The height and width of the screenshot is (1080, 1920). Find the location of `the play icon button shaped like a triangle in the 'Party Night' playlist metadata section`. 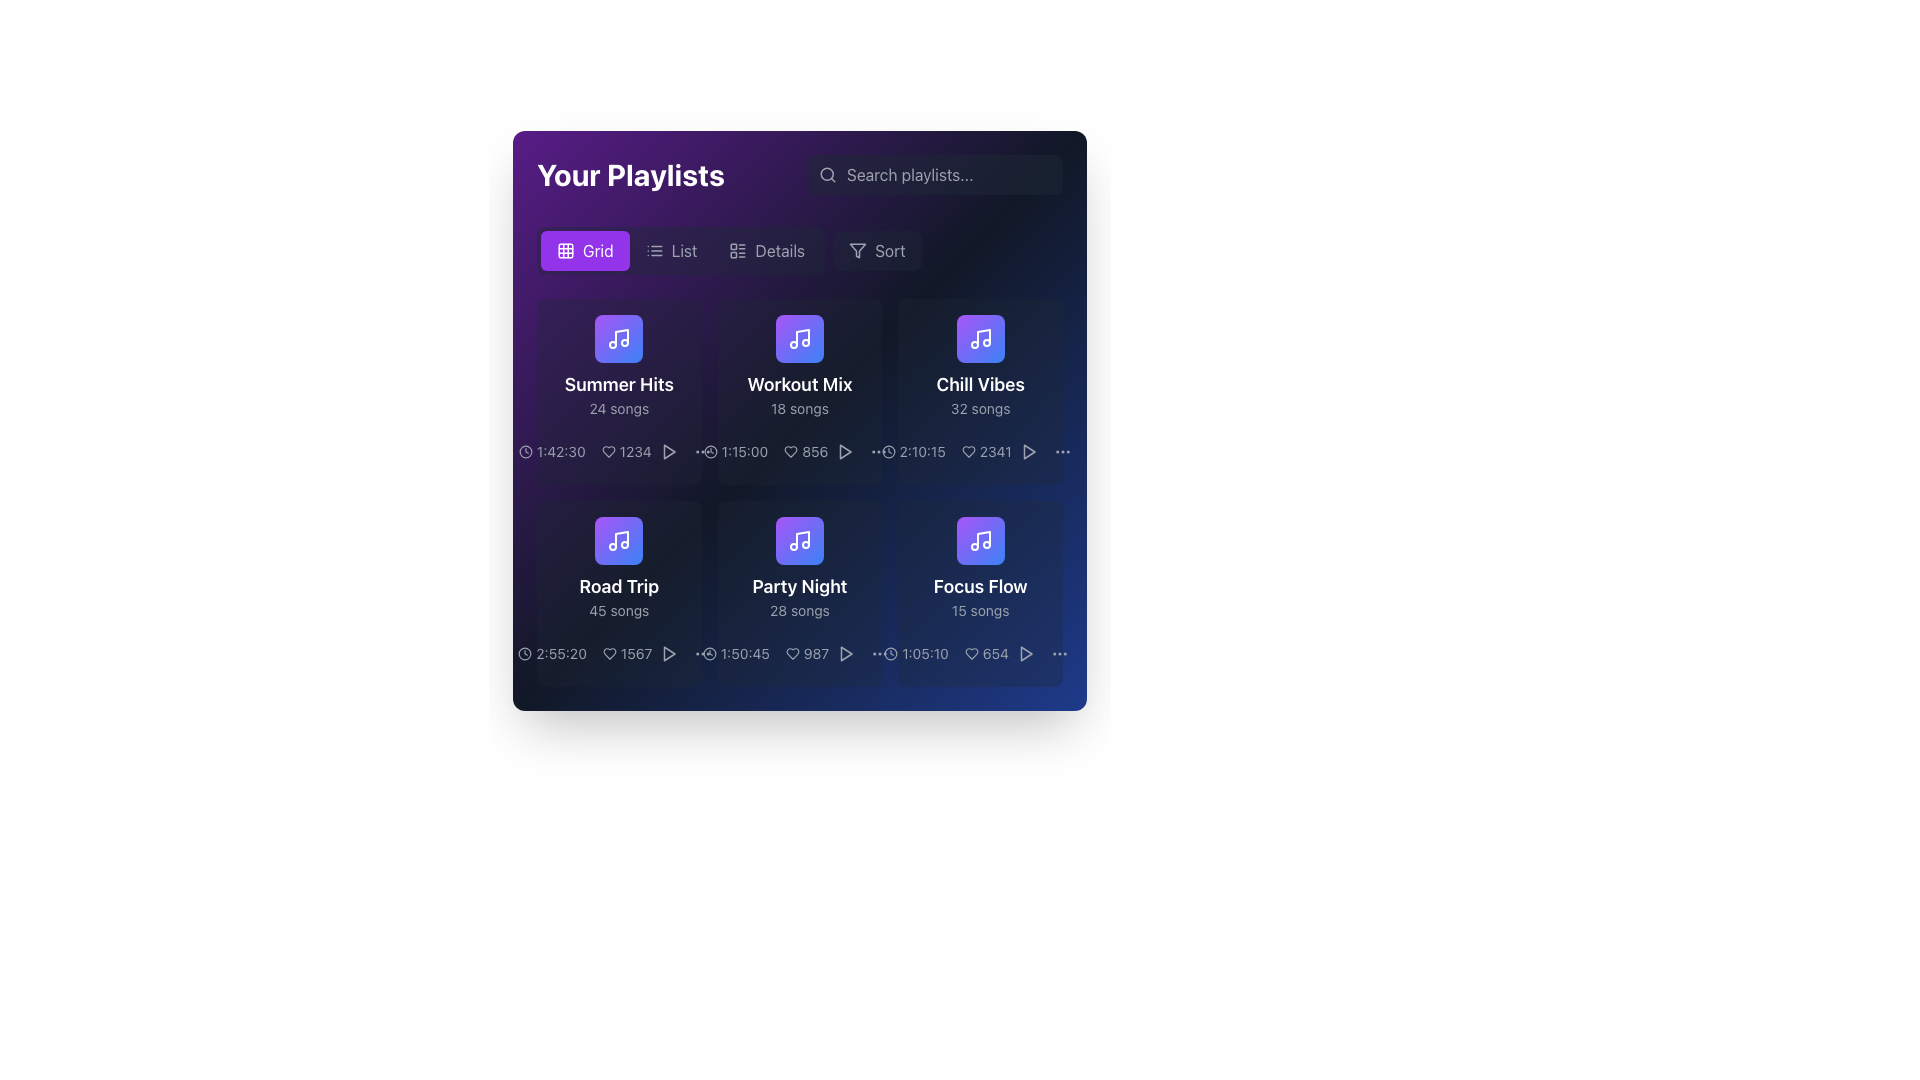

the play icon button shaped like a triangle in the 'Party Night' playlist metadata section is located at coordinates (846, 654).